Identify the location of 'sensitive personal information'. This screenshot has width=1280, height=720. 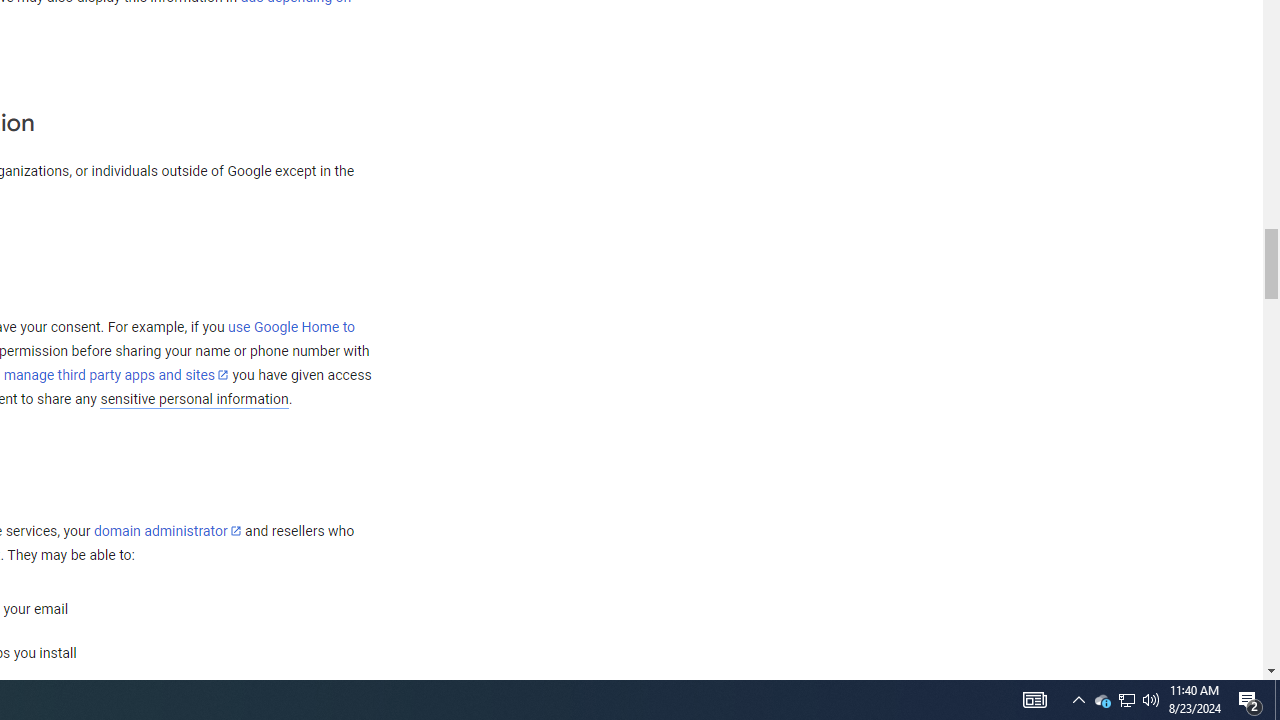
(194, 399).